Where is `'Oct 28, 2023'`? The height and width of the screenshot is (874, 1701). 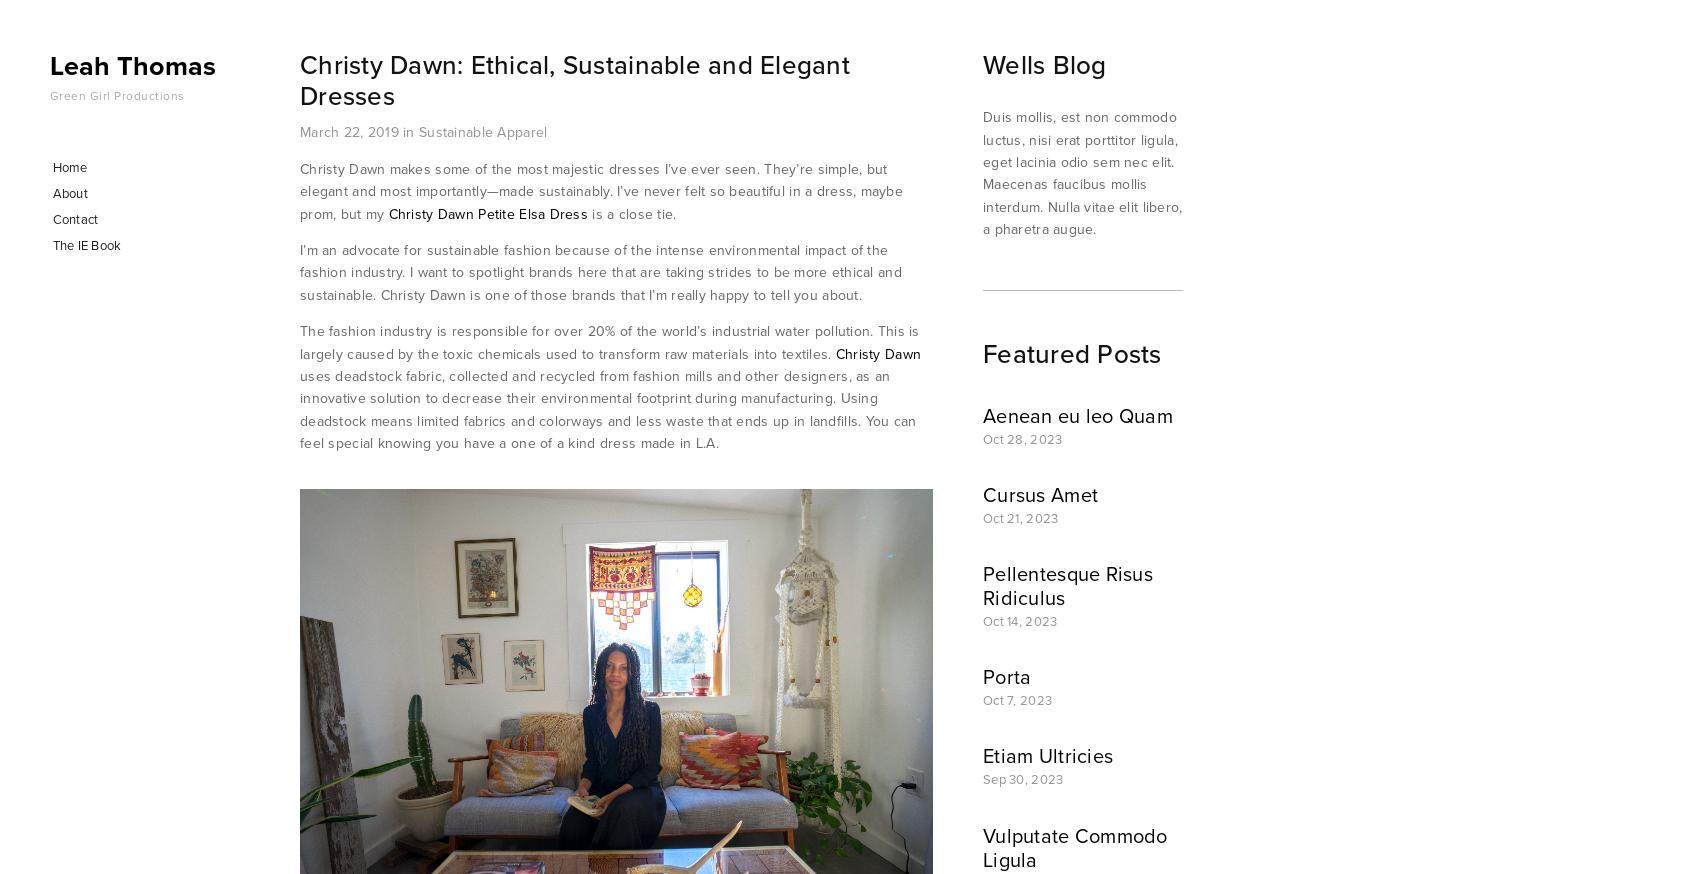
'Oct 28, 2023' is located at coordinates (1022, 437).